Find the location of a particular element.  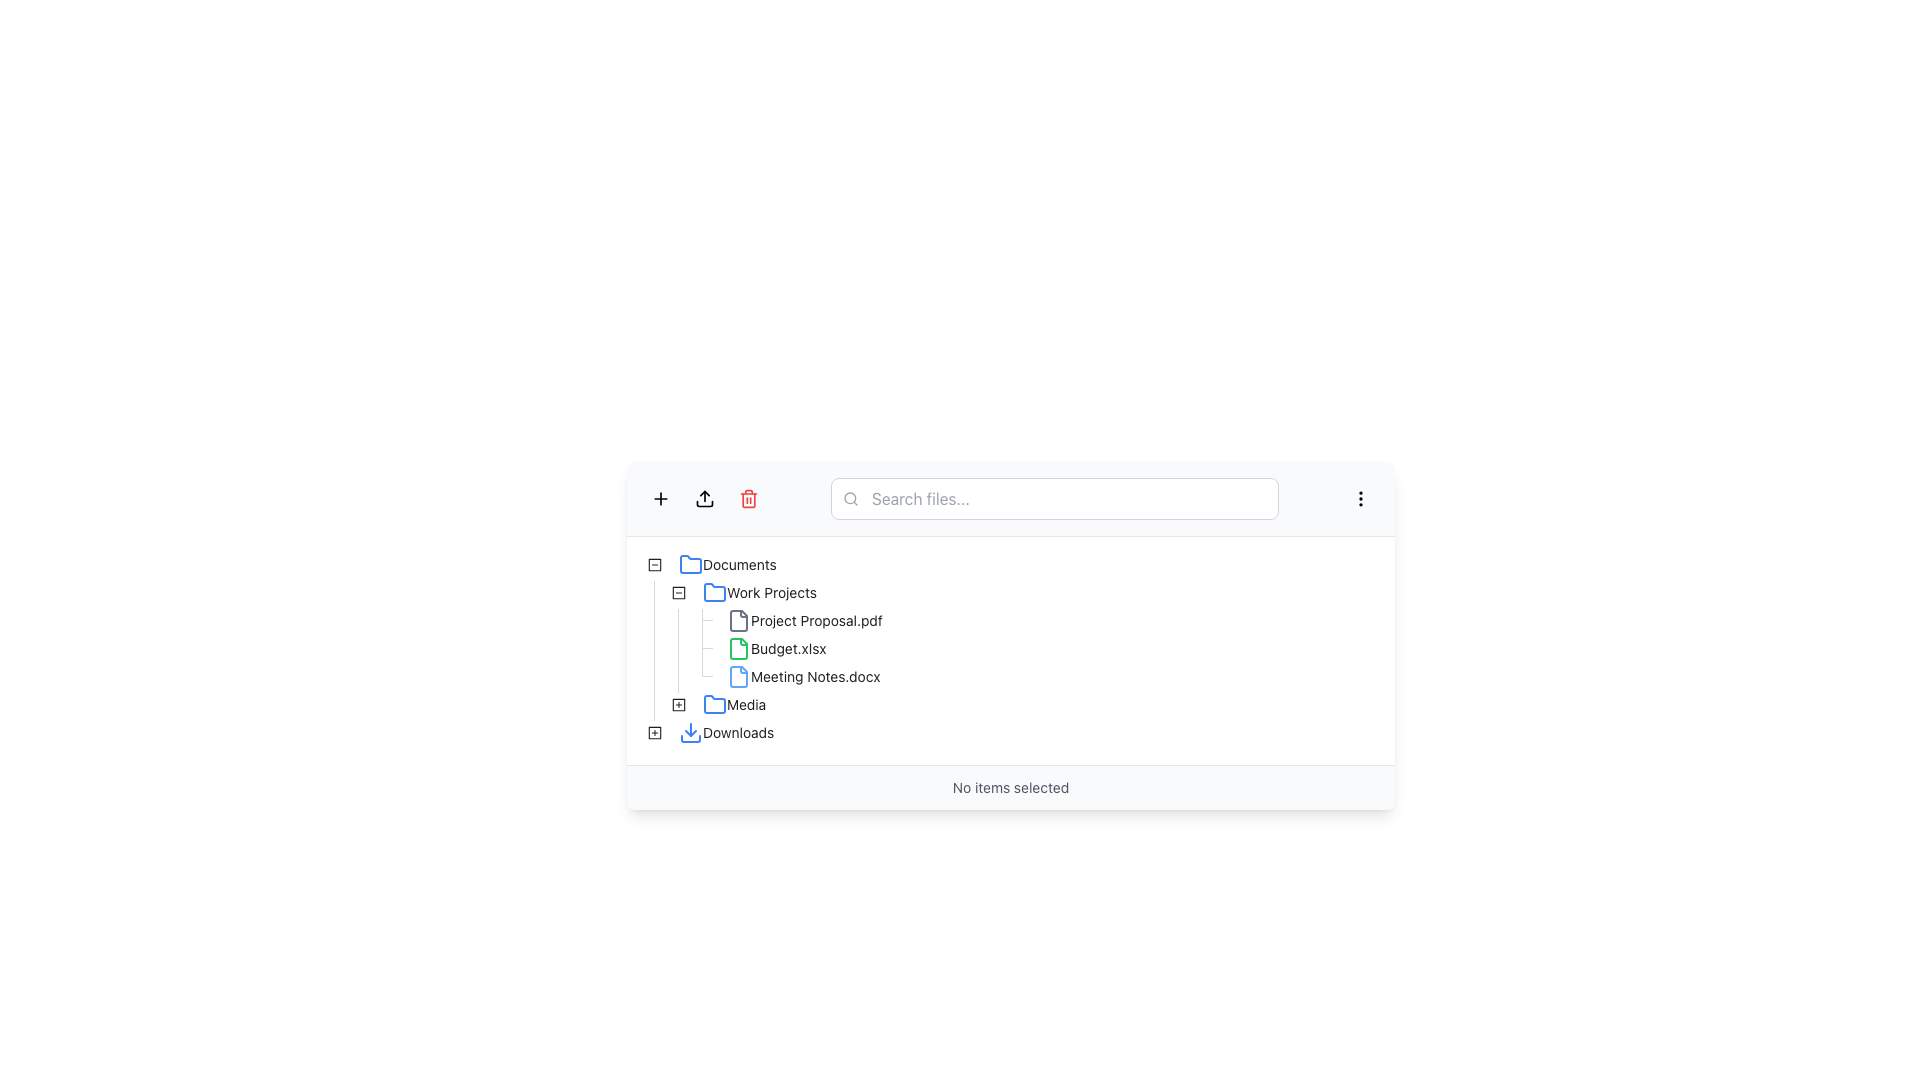

the Tree Switcher element located beside 'Budget.xlsx' in the file tree interface, indicating it cannot be expanded further is located at coordinates (702, 648).